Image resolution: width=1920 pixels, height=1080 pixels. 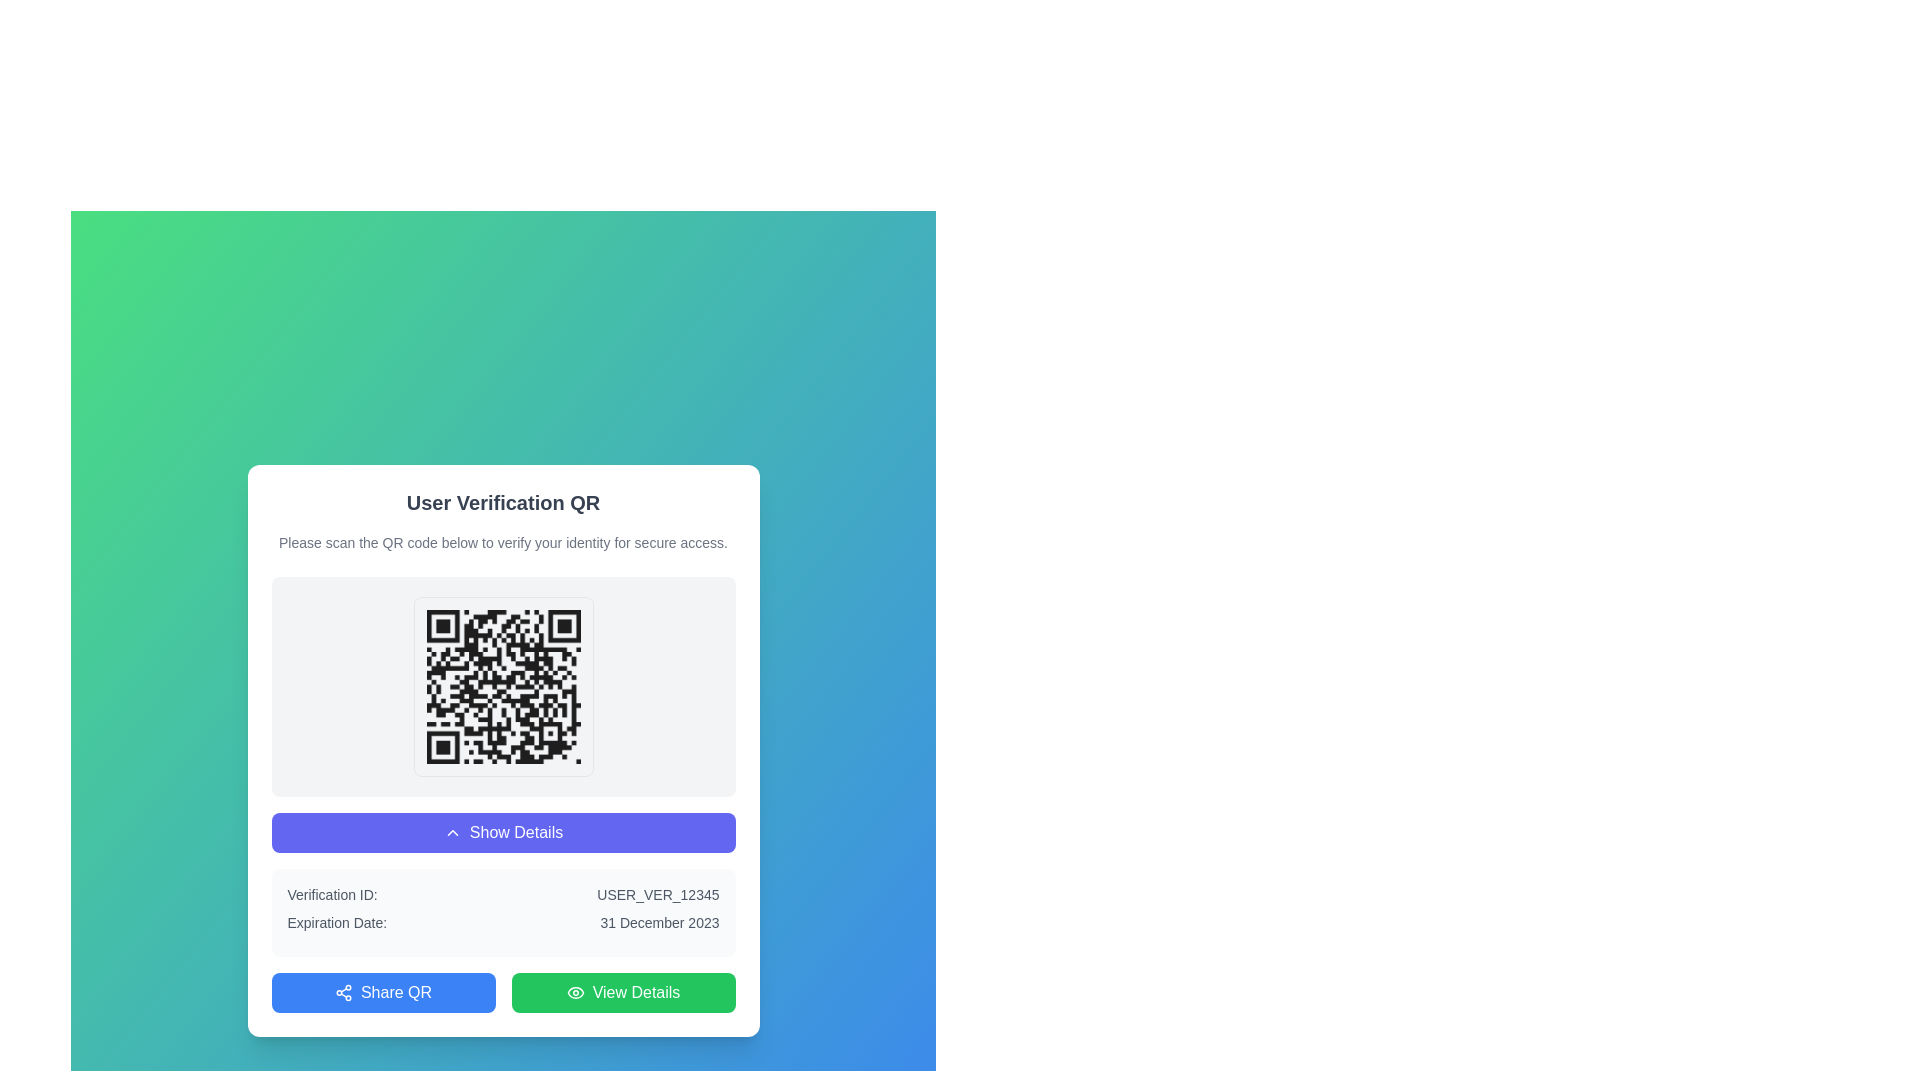 I want to click on the QR code located at the center of the 'User Verification QR' card, which is enclosed within a light grey box, so click(x=503, y=685).